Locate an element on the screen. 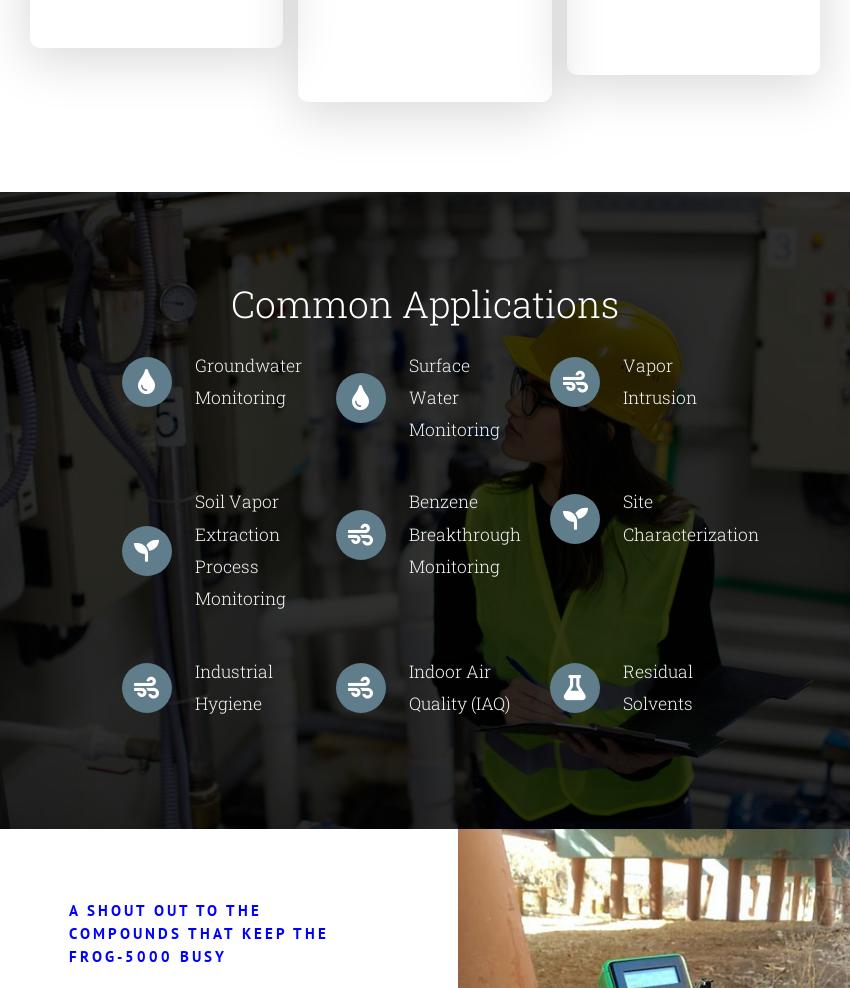  'Indoor Air Quality (IAQ)' is located at coordinates (457, 686).